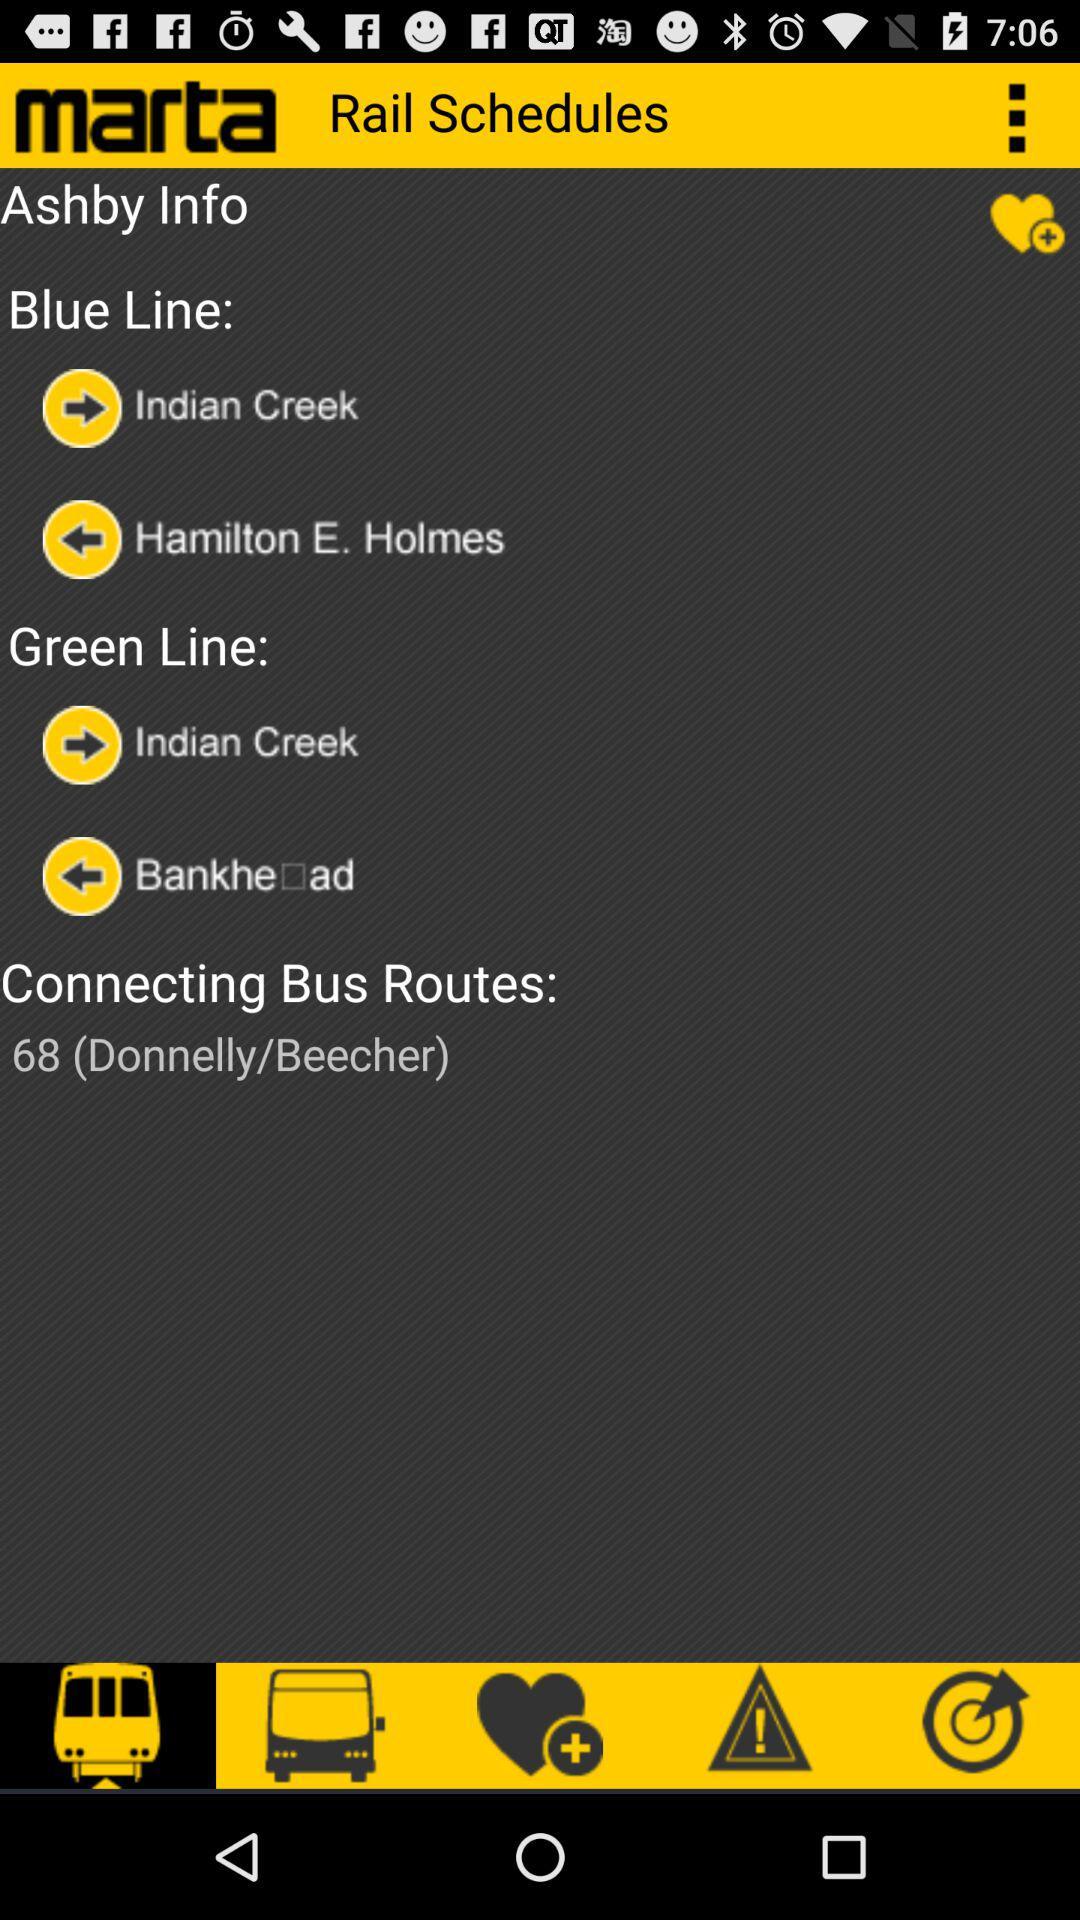  What do you see at coordinates (207, 744) in the screenshot?
I see `selected rail station` at bounding box center [207, 744].